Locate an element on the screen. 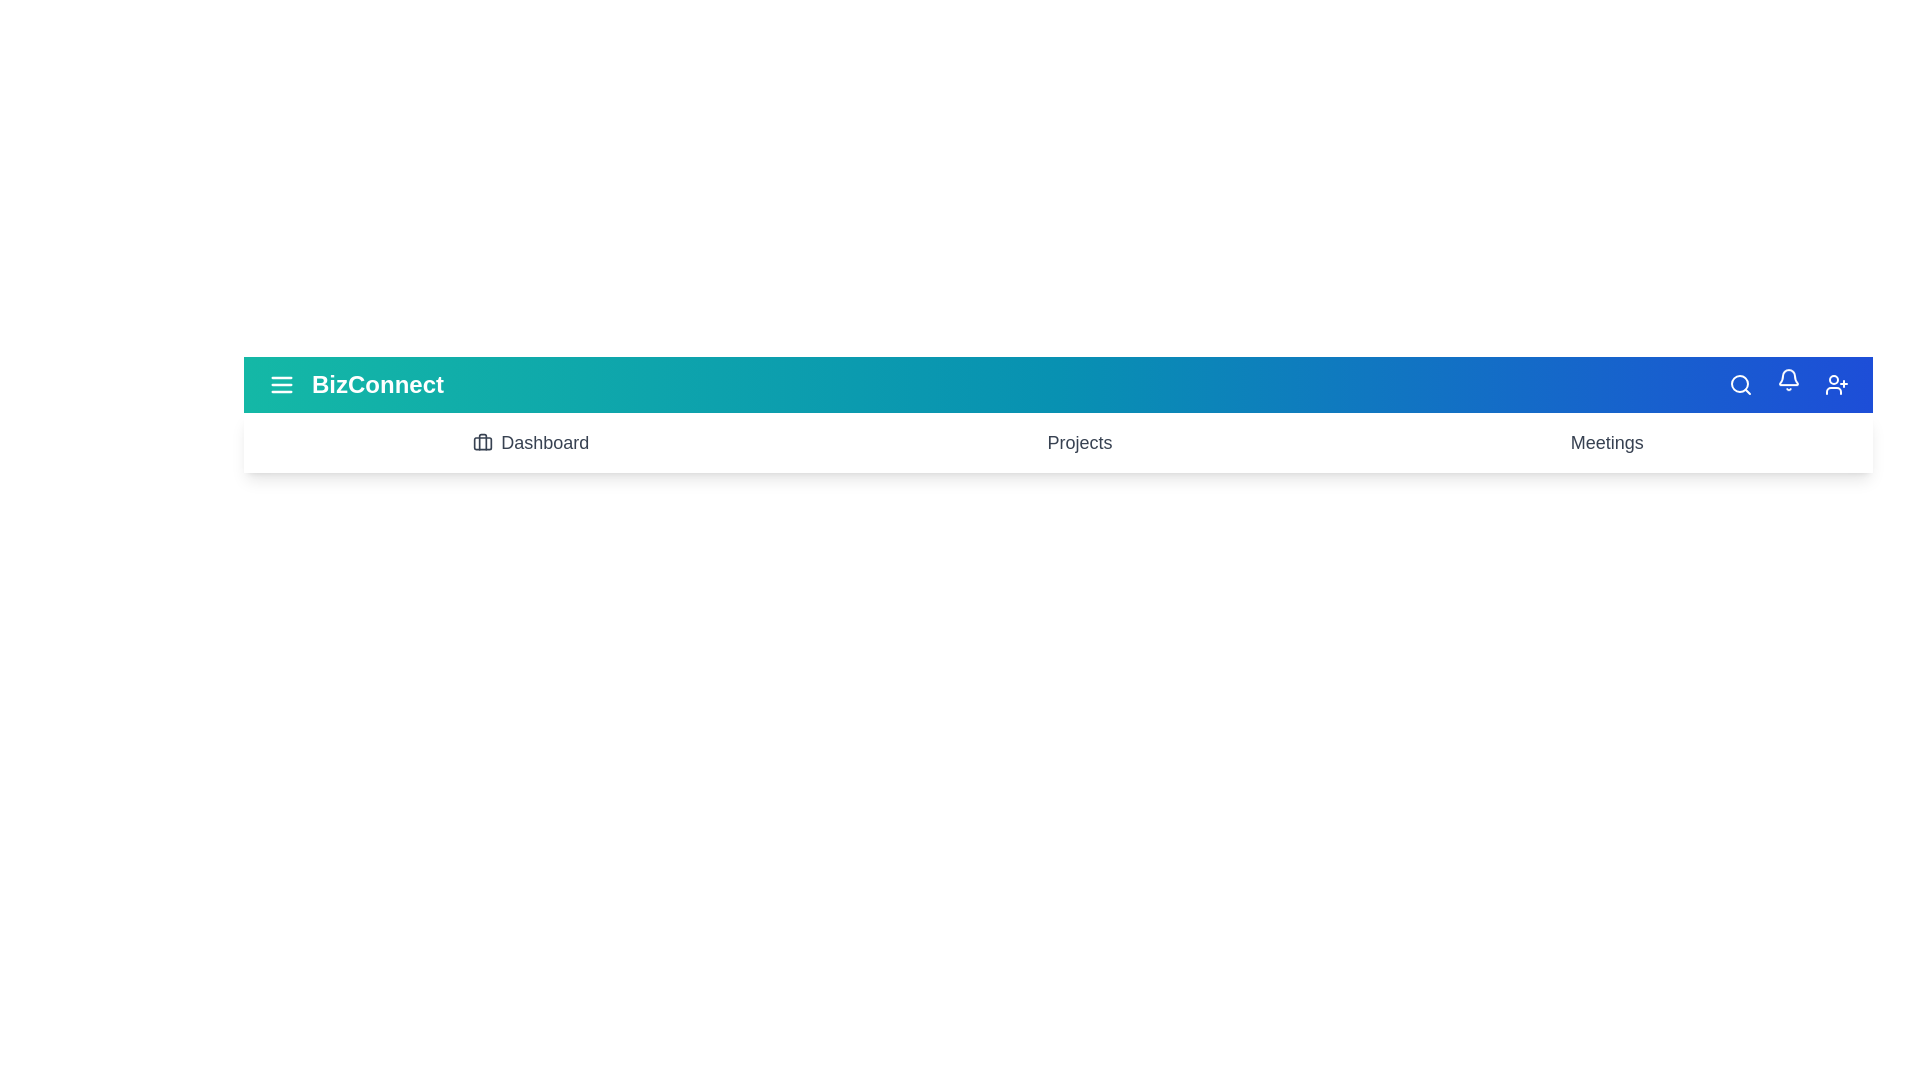  the 'Bell' icon to view notifications is located at coordinates (1789, 381).